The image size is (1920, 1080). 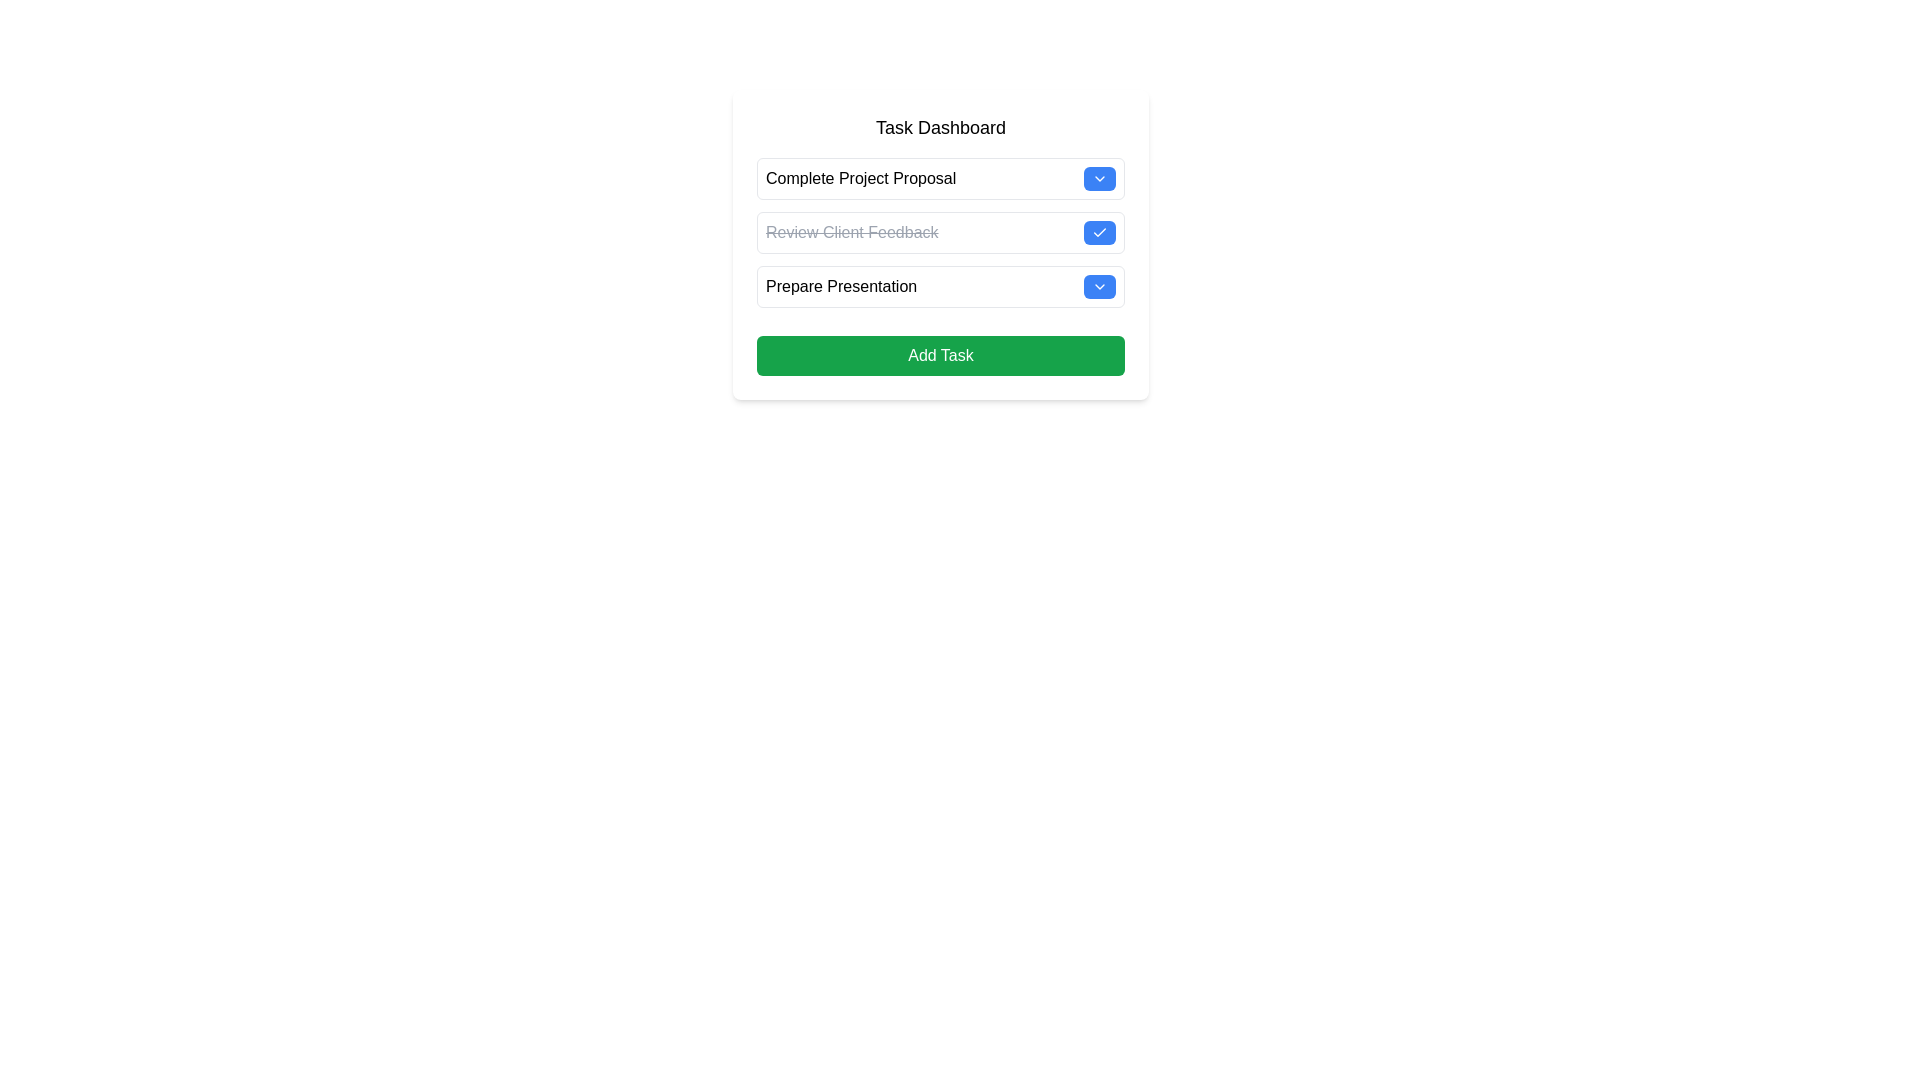 What do you see at coordinates (939, 354) in the screenshot?
I see `the green 'Add Task' button located at the bottom of the 'Task Dashboard' group to invoke its action` at bounding box center [939, 354].